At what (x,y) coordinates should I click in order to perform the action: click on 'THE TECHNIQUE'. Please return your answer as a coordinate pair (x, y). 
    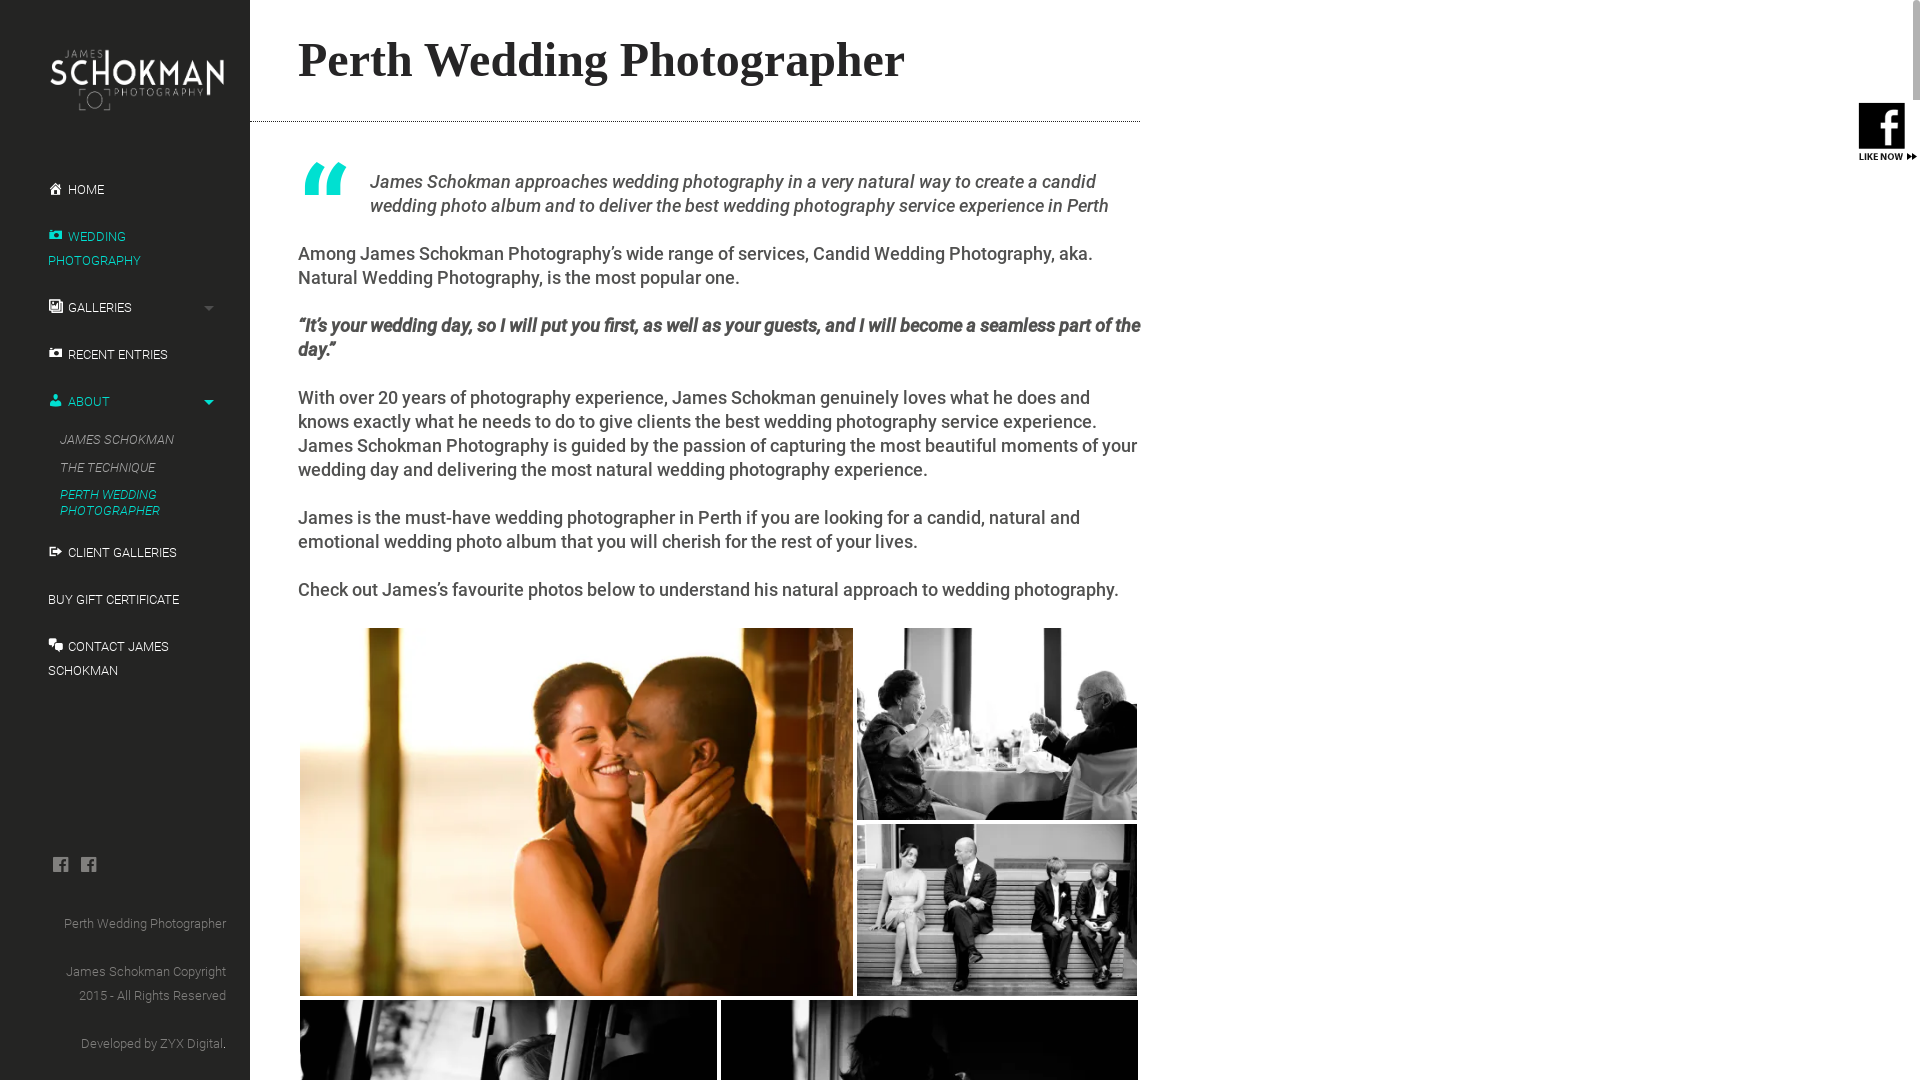
    Looking at the image, I should click on (129, 467).